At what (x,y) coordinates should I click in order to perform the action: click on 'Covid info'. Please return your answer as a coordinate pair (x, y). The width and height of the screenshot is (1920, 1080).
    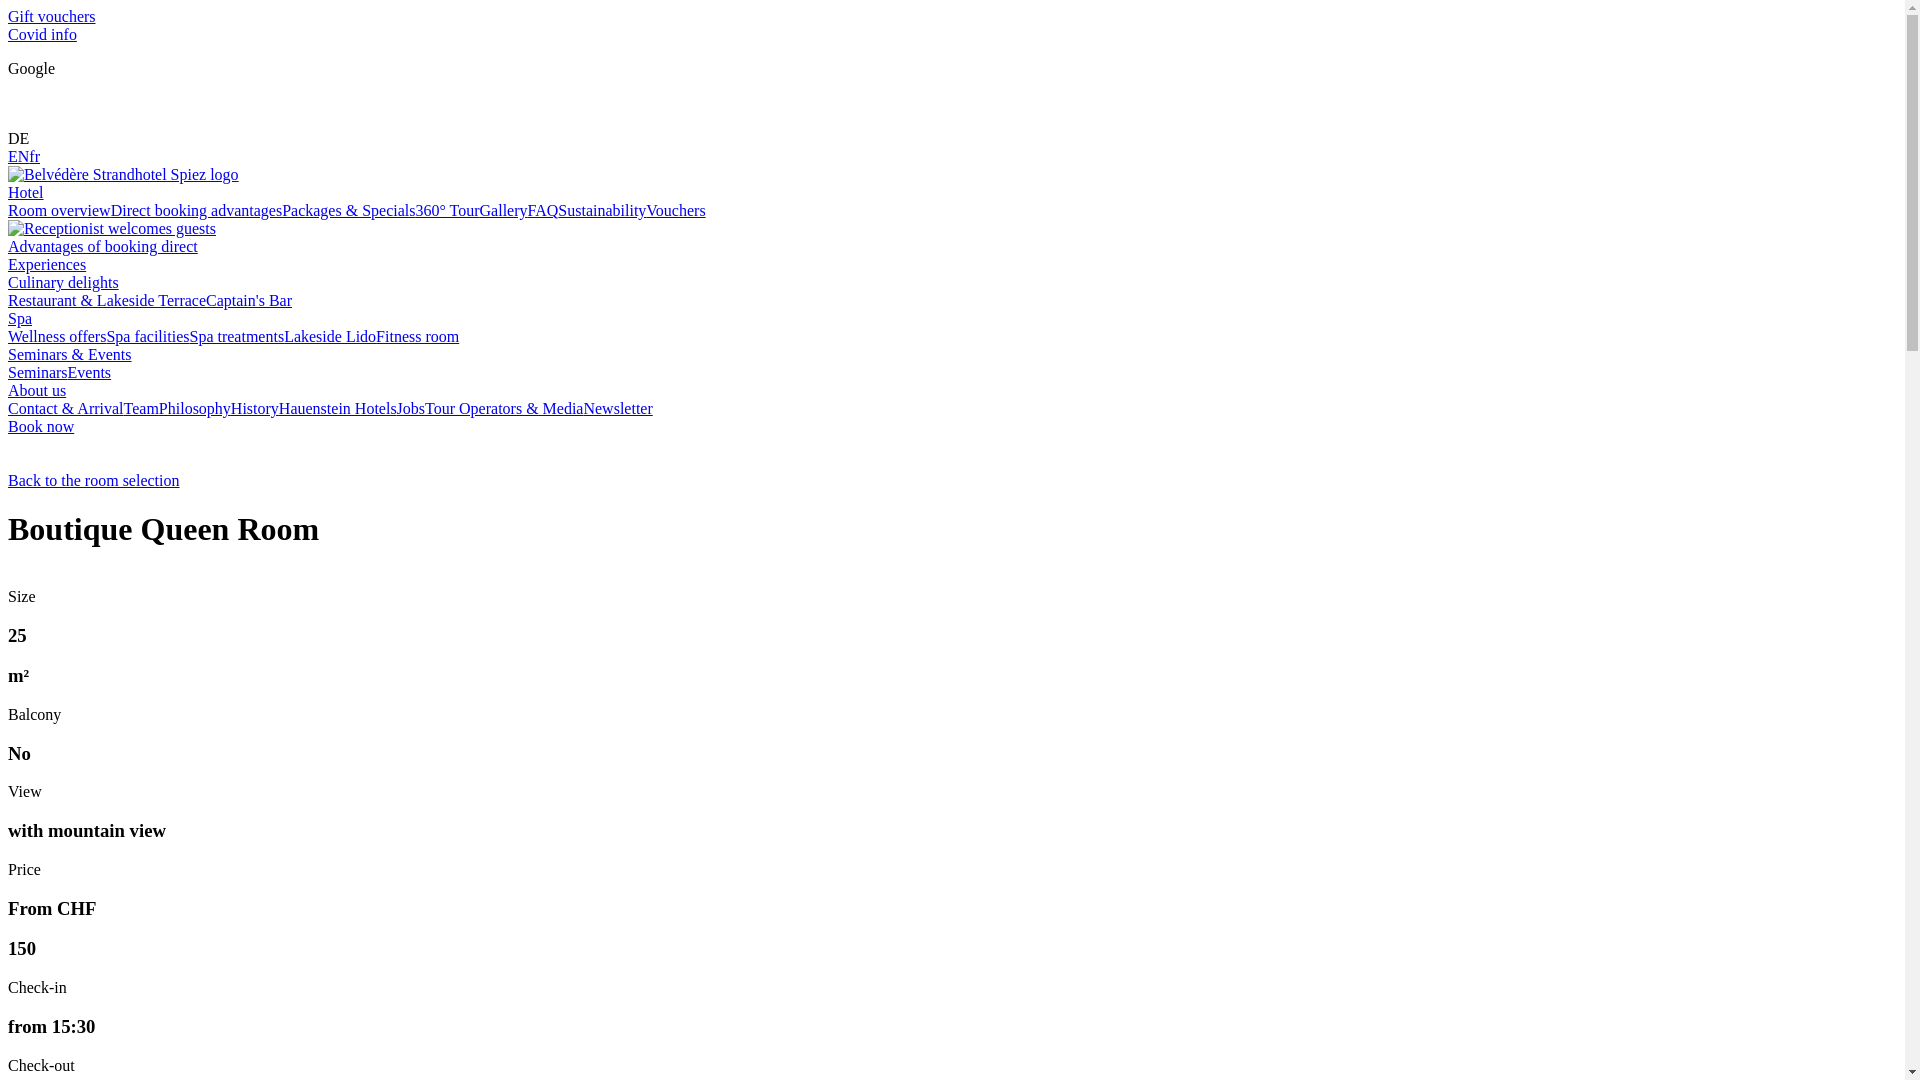
    Looking at the image, I should click on (42, 34).